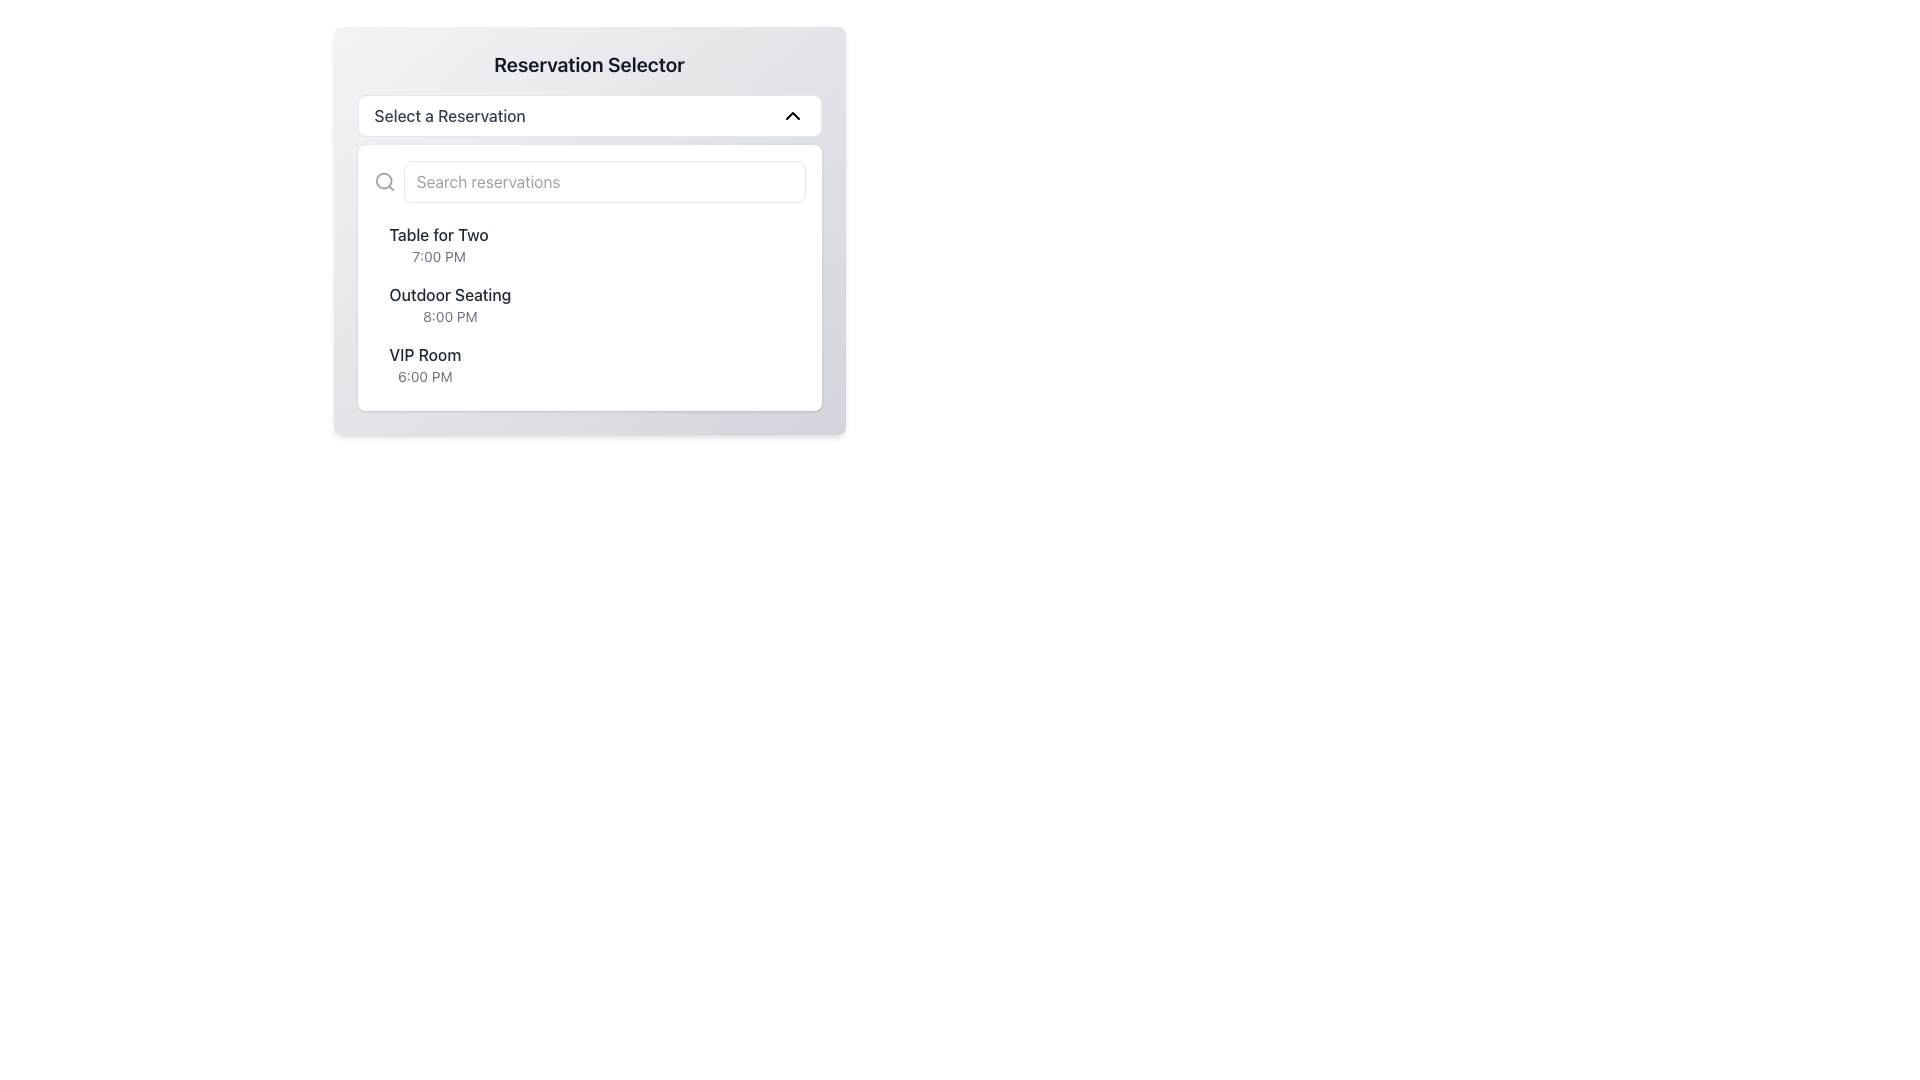 Image resolution: width=1920 pixels, height=1080 pixels. Describe the element at coordinates (449, 304) in the screenshot. I see `the list item displaying 'Outdoor Seating' with the time '8:00 PM'` at that location.